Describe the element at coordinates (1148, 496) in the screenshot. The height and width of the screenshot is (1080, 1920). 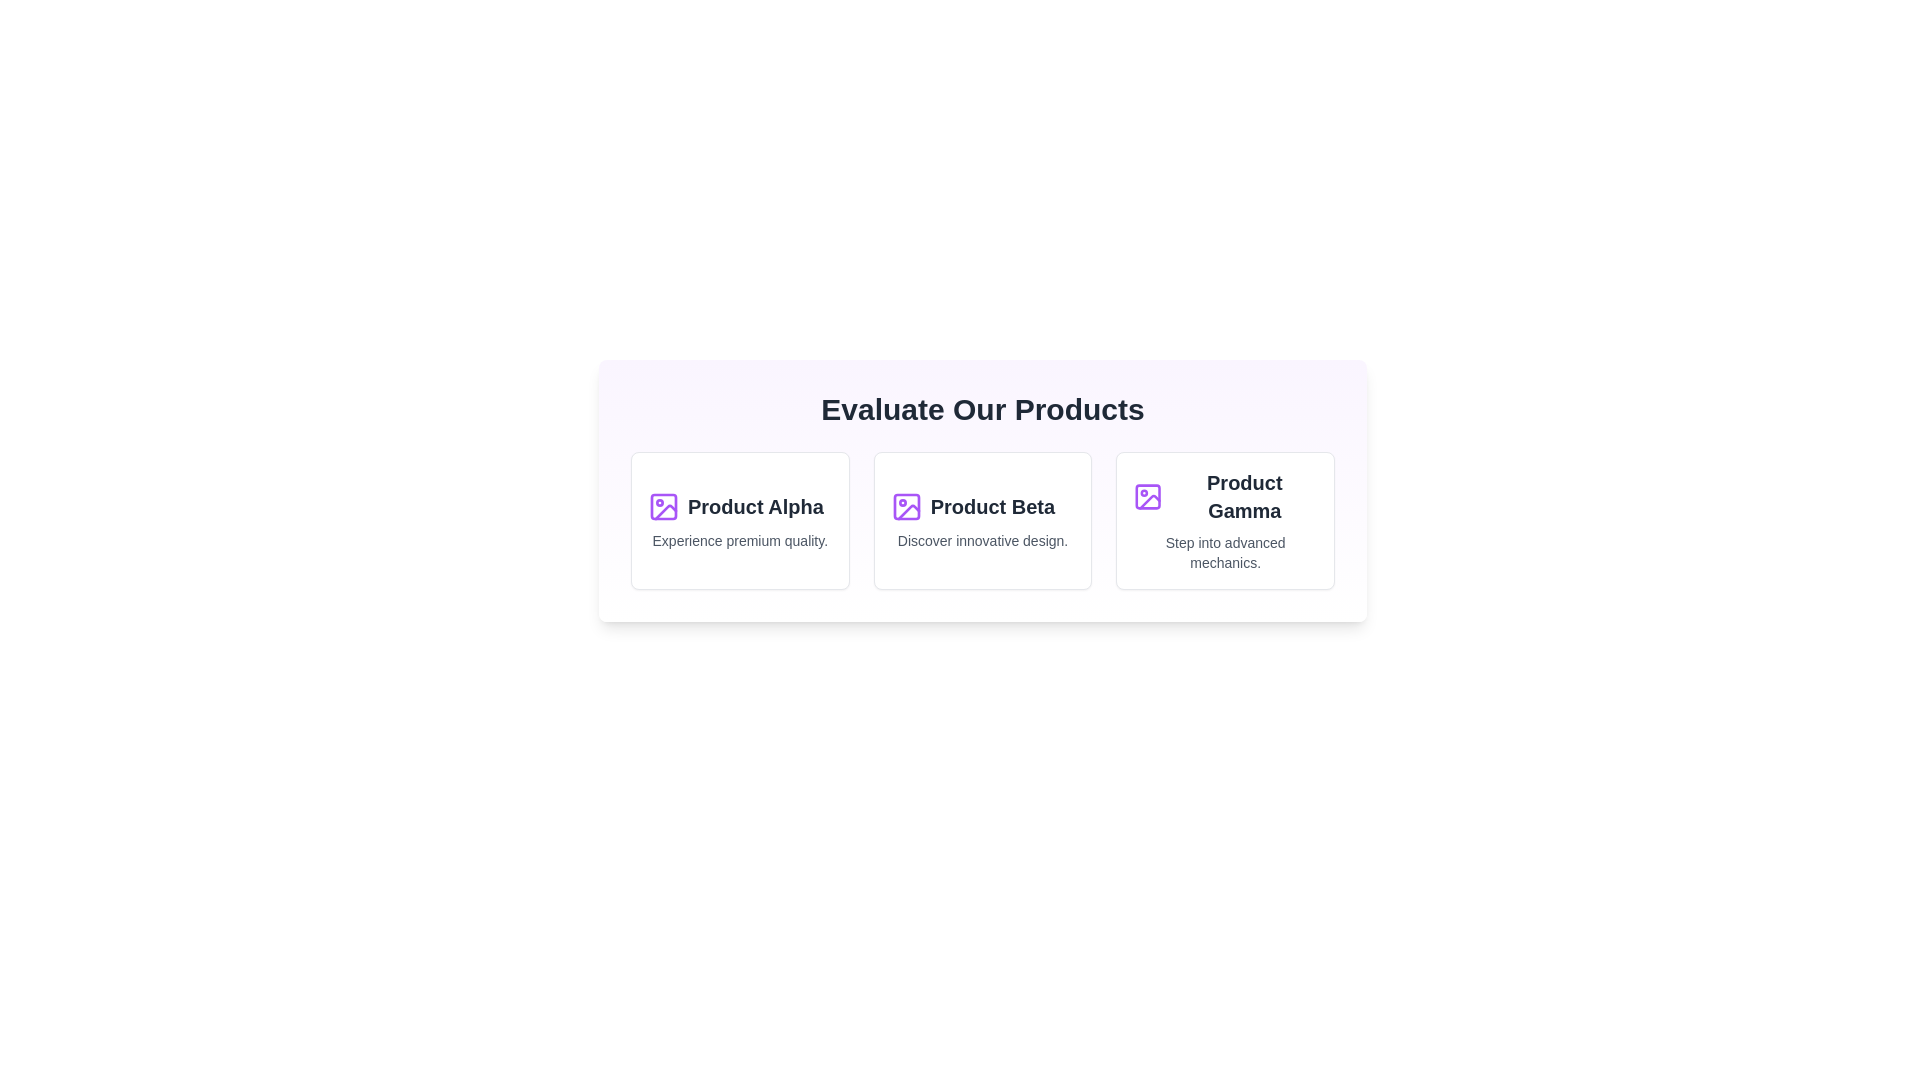
I see `the graphical icon component representing 'Product Beta', which is the main rectangular shape within the icon located to the immediate left of the text 'Product Beta'` at that location.